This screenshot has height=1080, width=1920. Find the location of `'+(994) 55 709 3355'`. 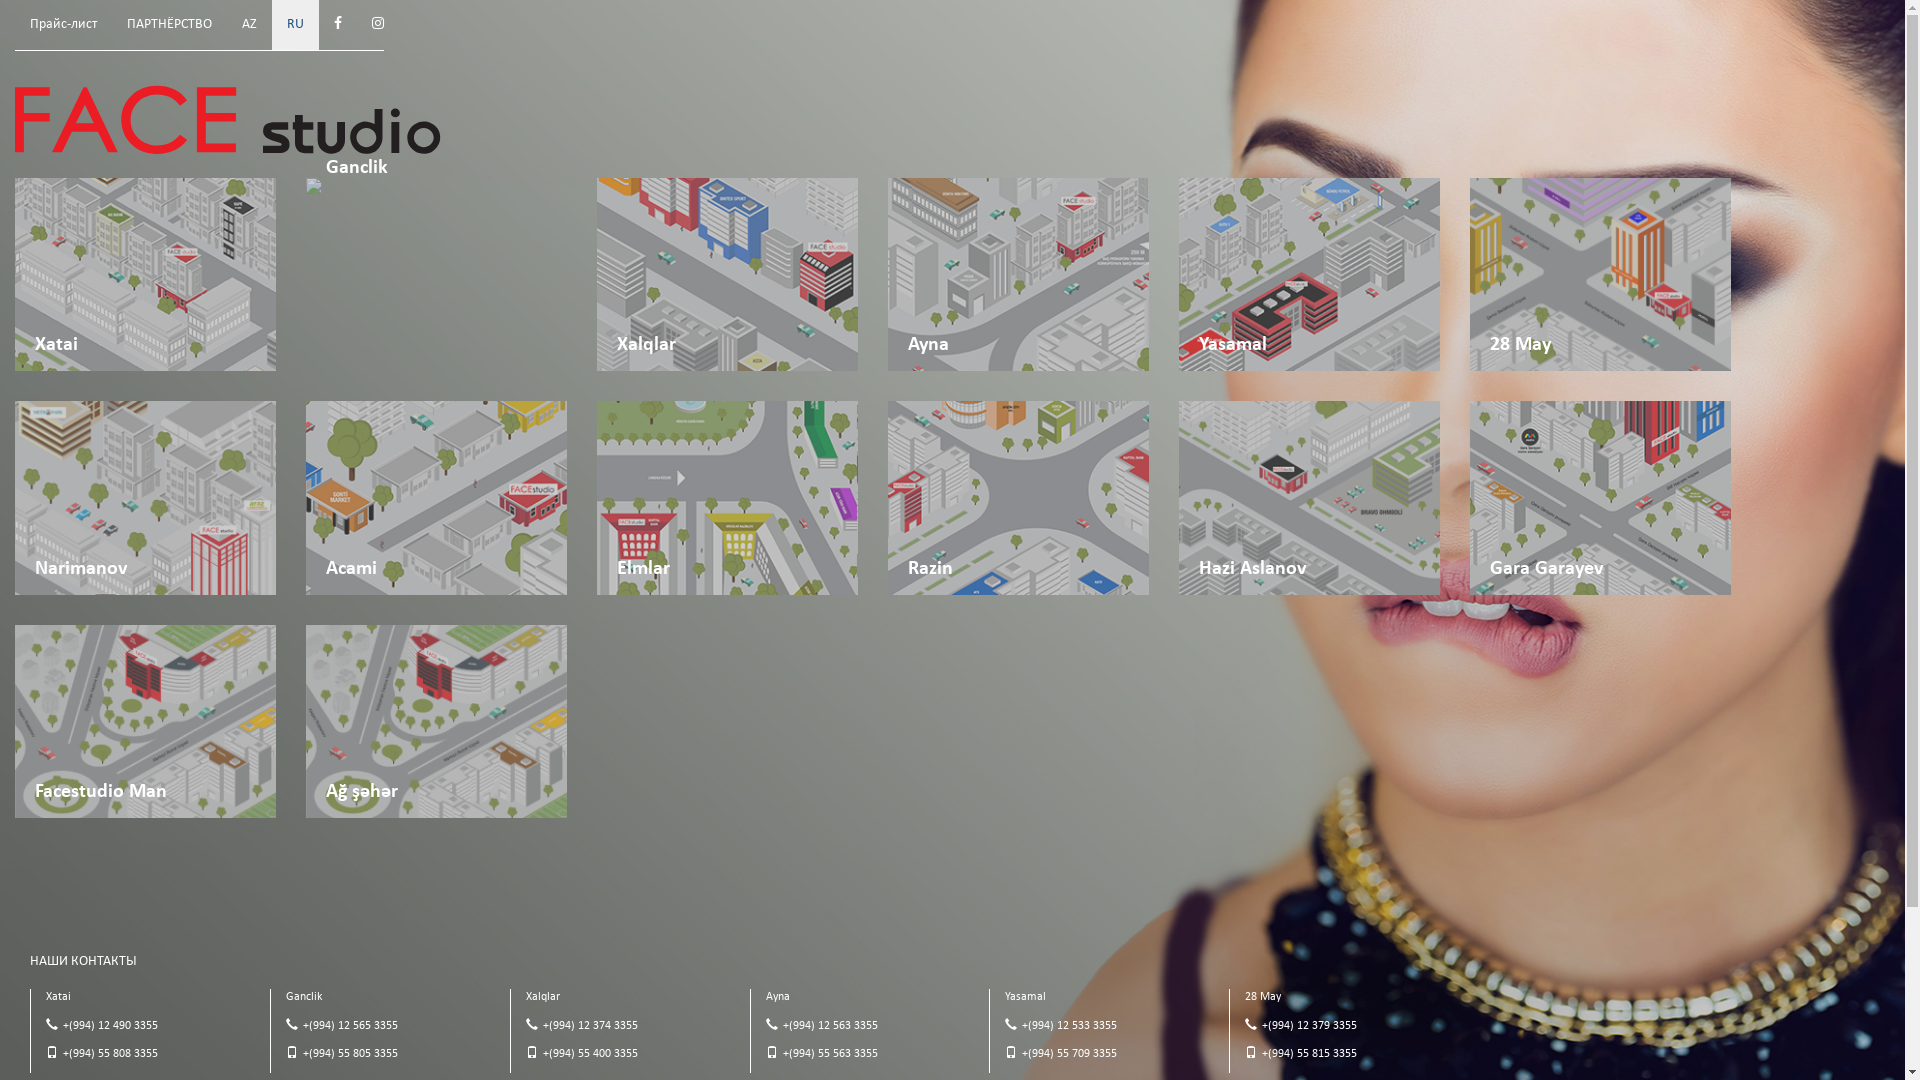

'+(994) 55 709 3355' is located at coordinates (1068, 1052).